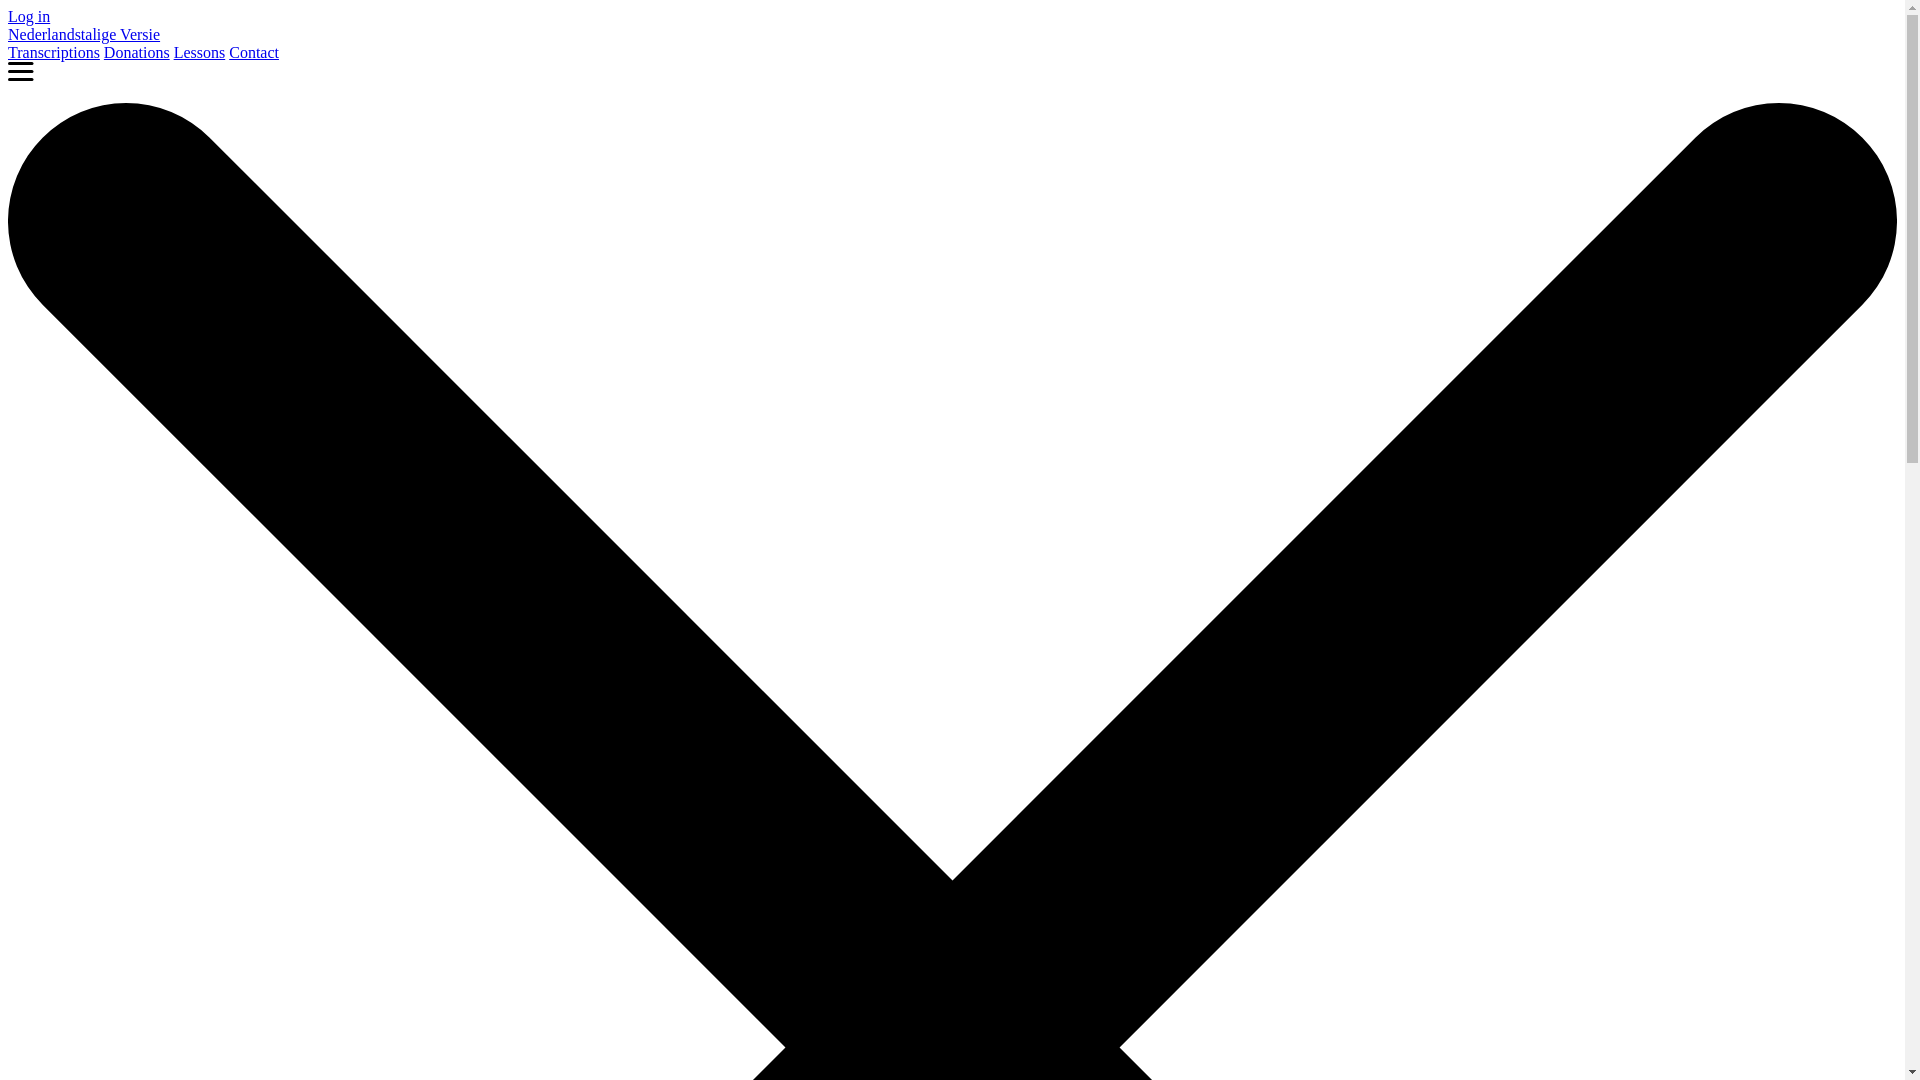  I want to click on 'Log in', so click(8, 16).